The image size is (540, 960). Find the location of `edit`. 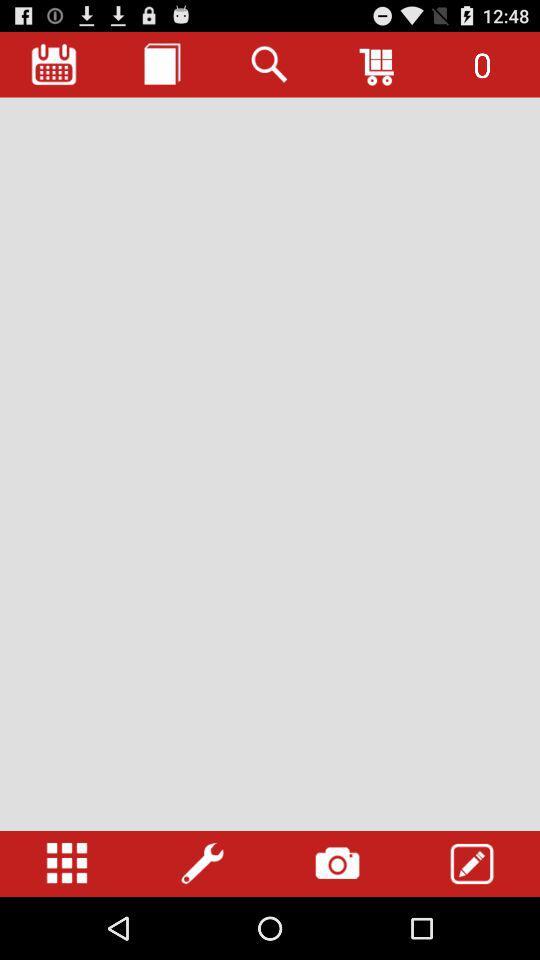

edit is located at coordinates (472, 863).